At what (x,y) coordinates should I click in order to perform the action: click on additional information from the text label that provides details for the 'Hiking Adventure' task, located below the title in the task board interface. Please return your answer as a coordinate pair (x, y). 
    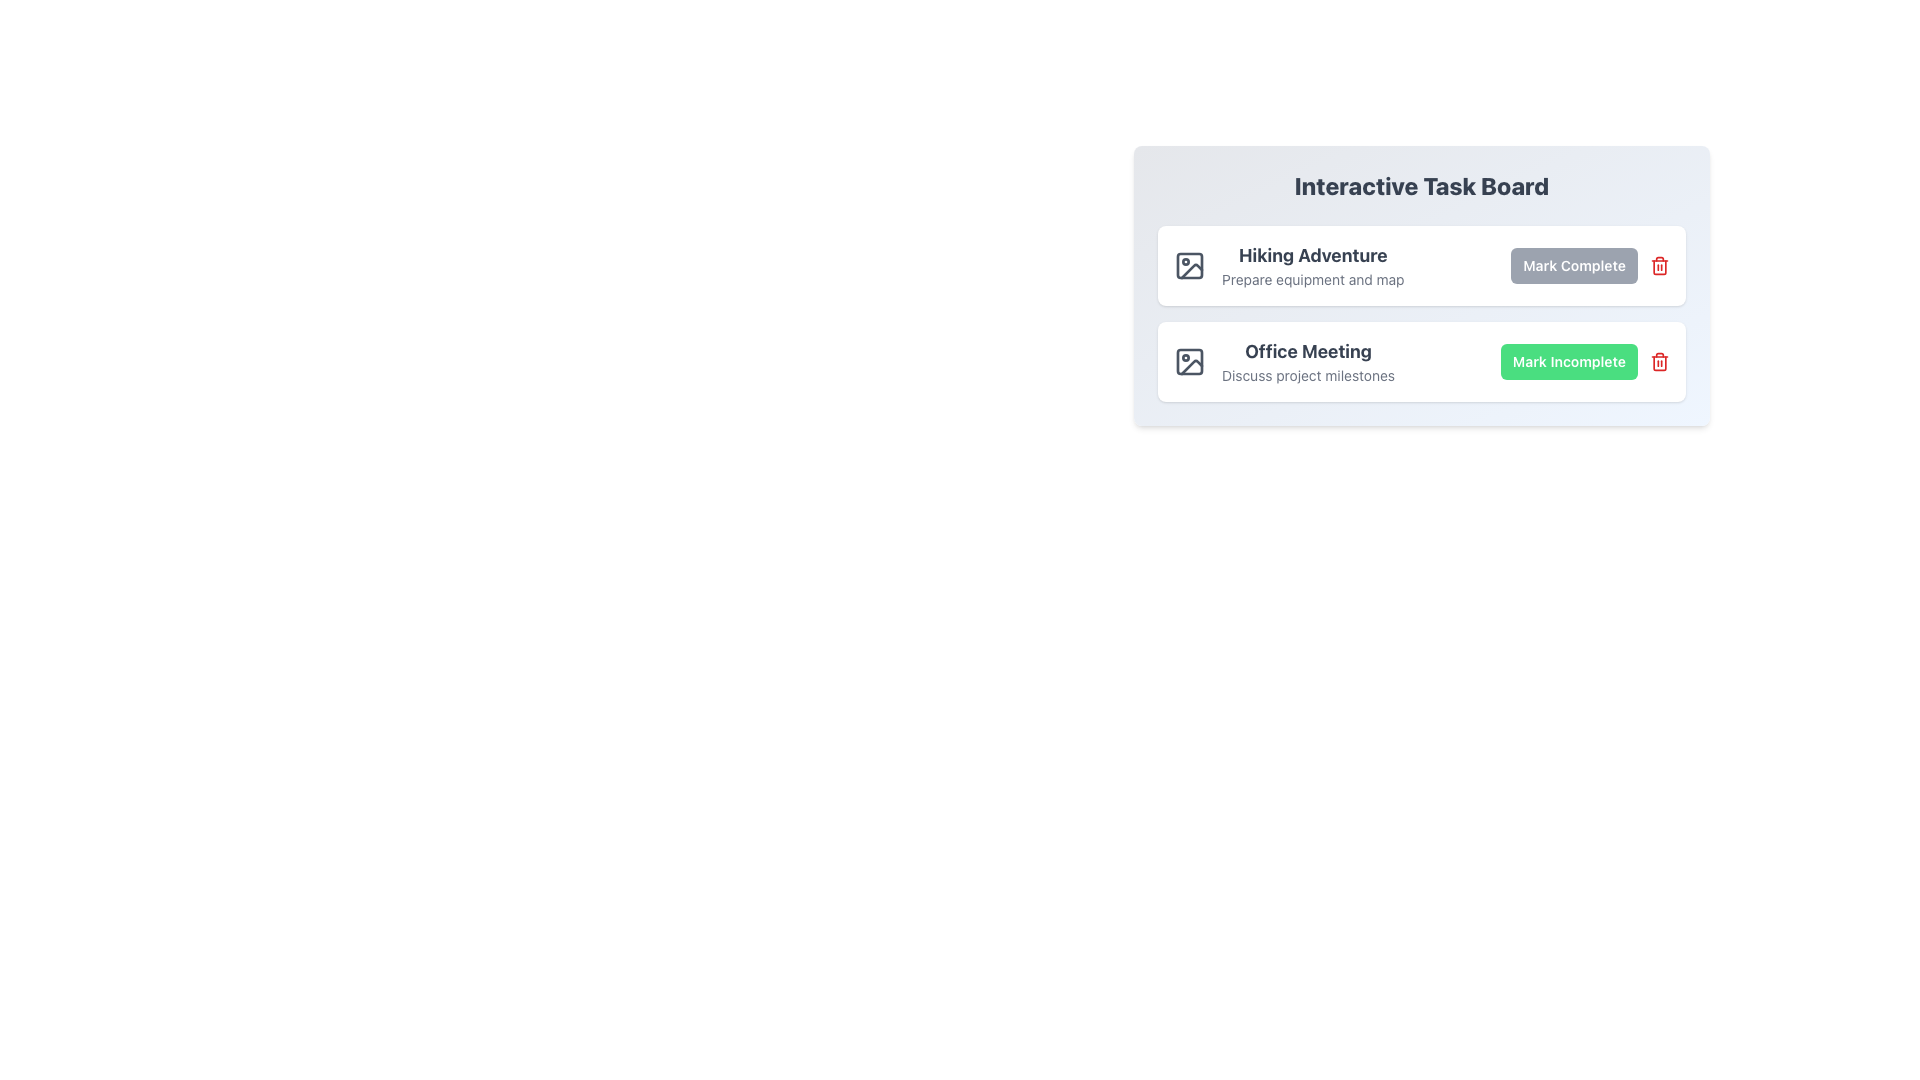
    Looking at the image, I should click on (1313, 280).